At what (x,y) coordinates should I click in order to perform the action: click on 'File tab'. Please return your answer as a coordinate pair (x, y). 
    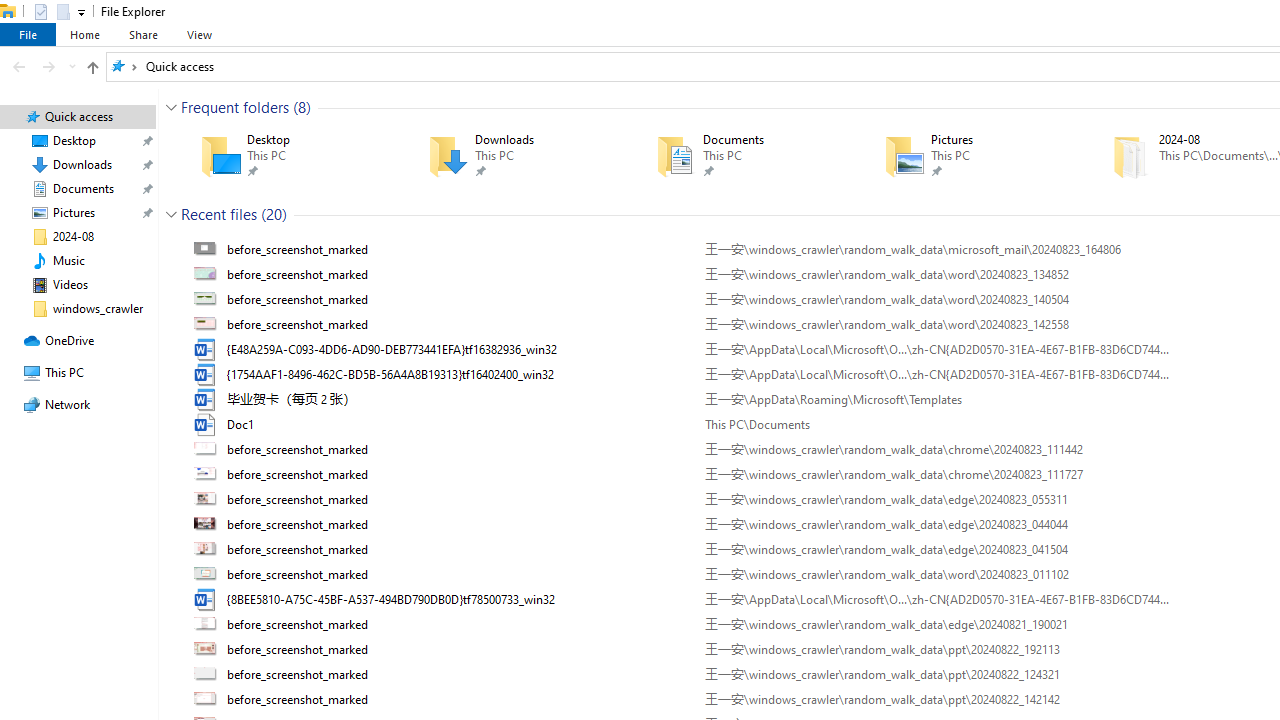
    Looking at the image, I should click on (28, 34).